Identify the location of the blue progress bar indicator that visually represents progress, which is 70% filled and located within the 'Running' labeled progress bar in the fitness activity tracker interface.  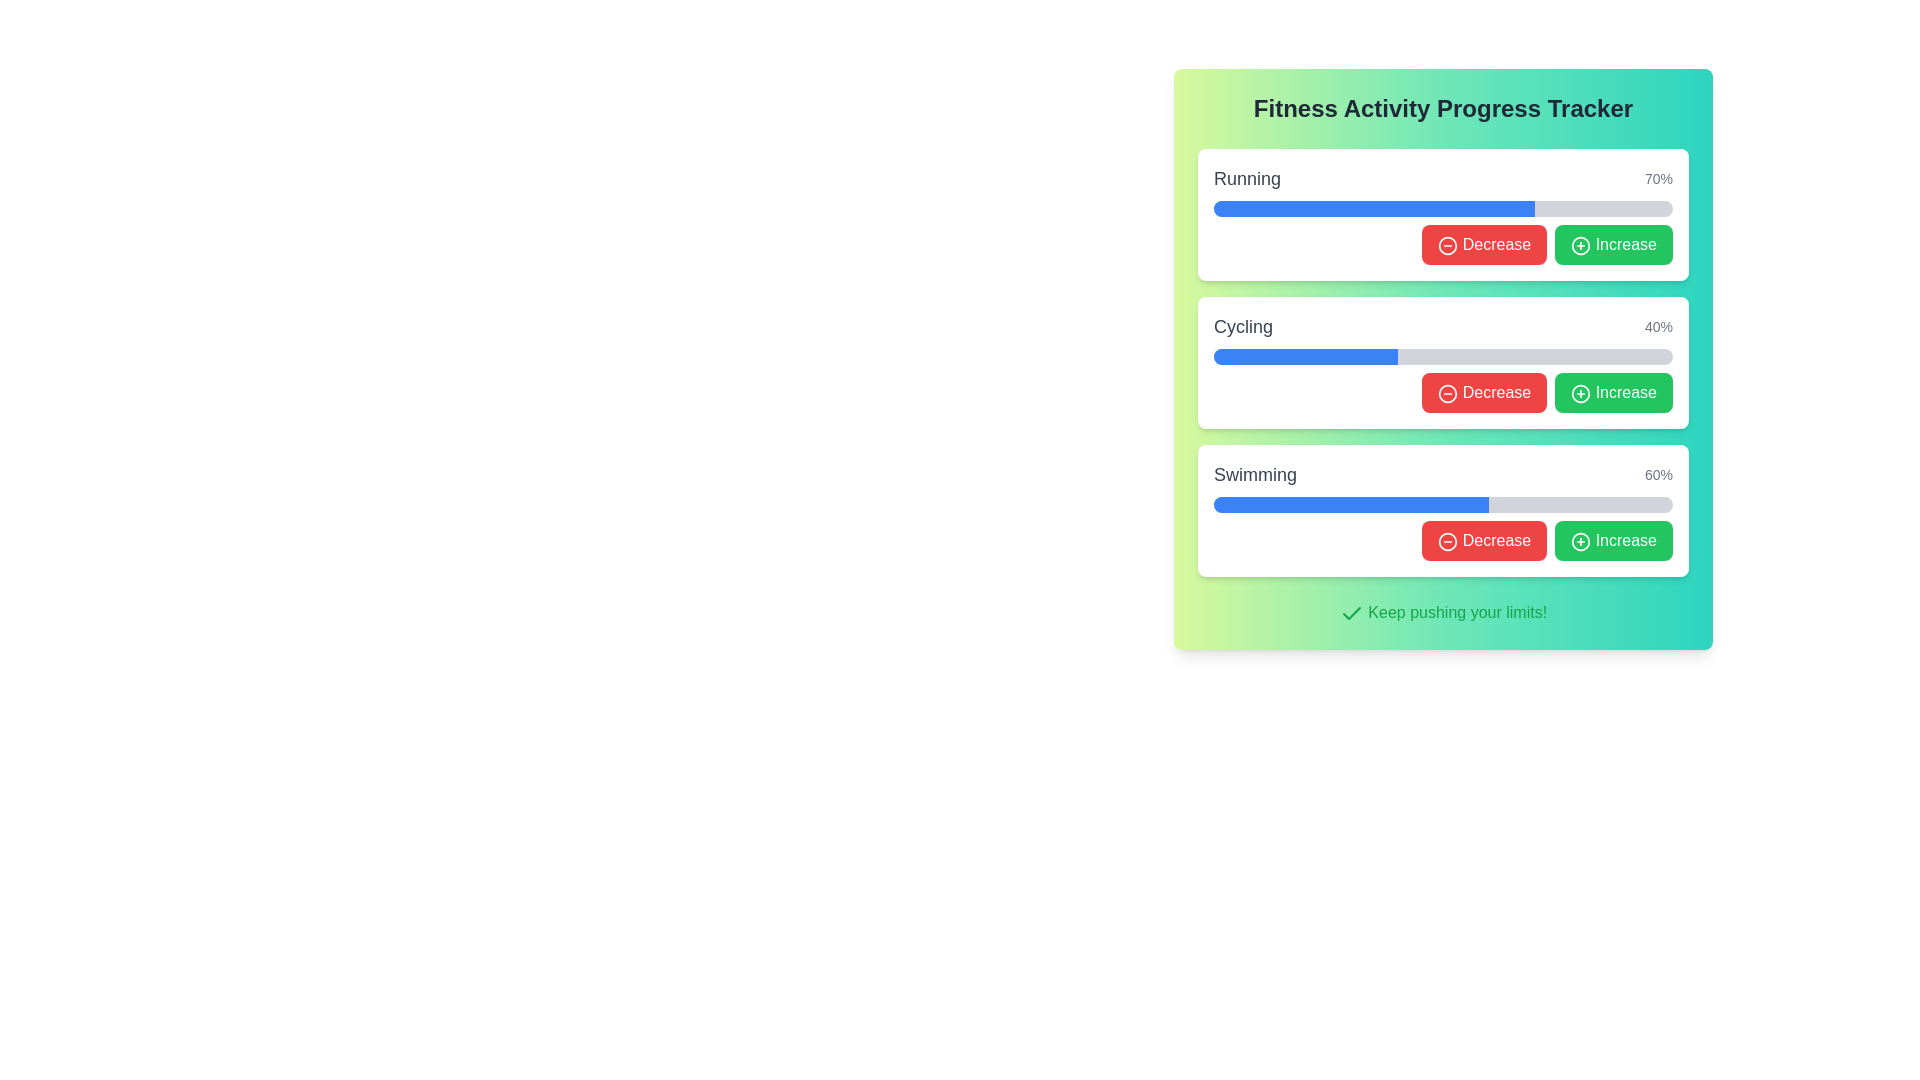
(1373, 208).